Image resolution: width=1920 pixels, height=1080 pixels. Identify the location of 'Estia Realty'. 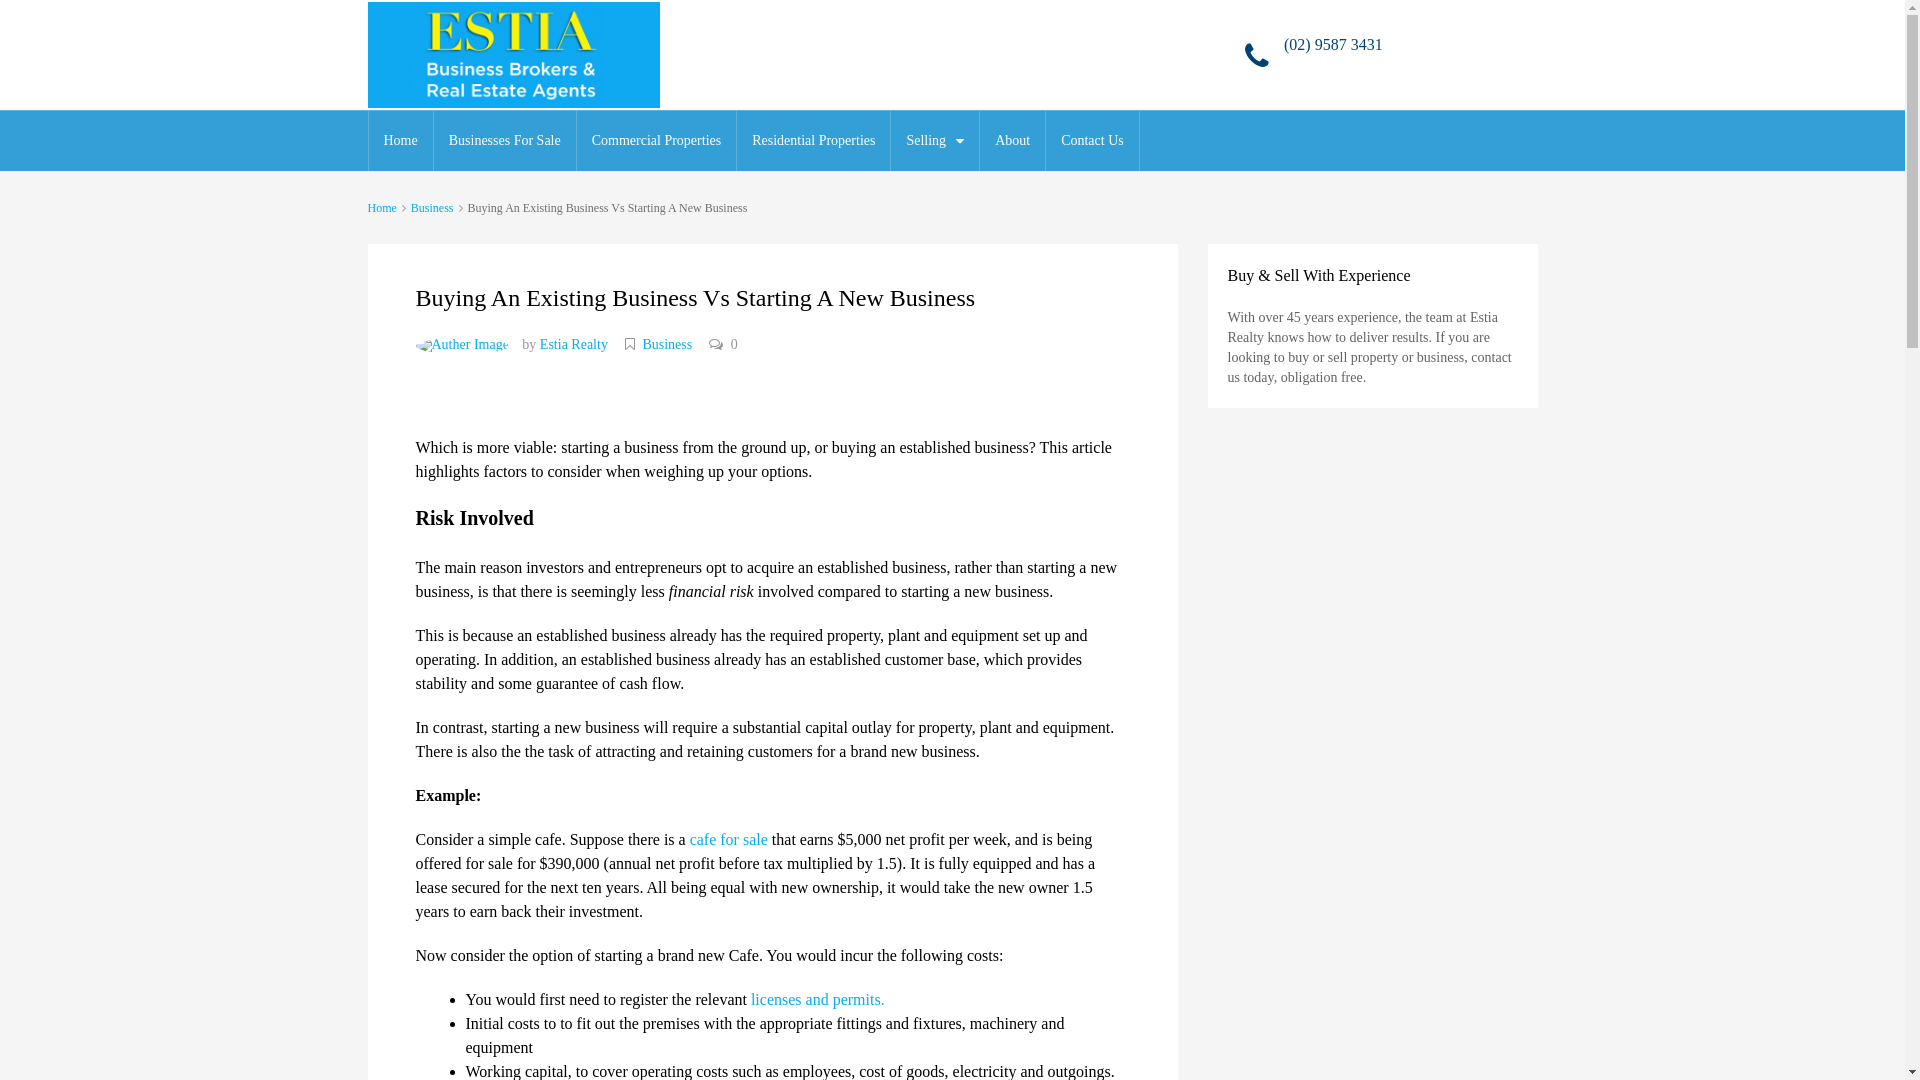
(573, 343).